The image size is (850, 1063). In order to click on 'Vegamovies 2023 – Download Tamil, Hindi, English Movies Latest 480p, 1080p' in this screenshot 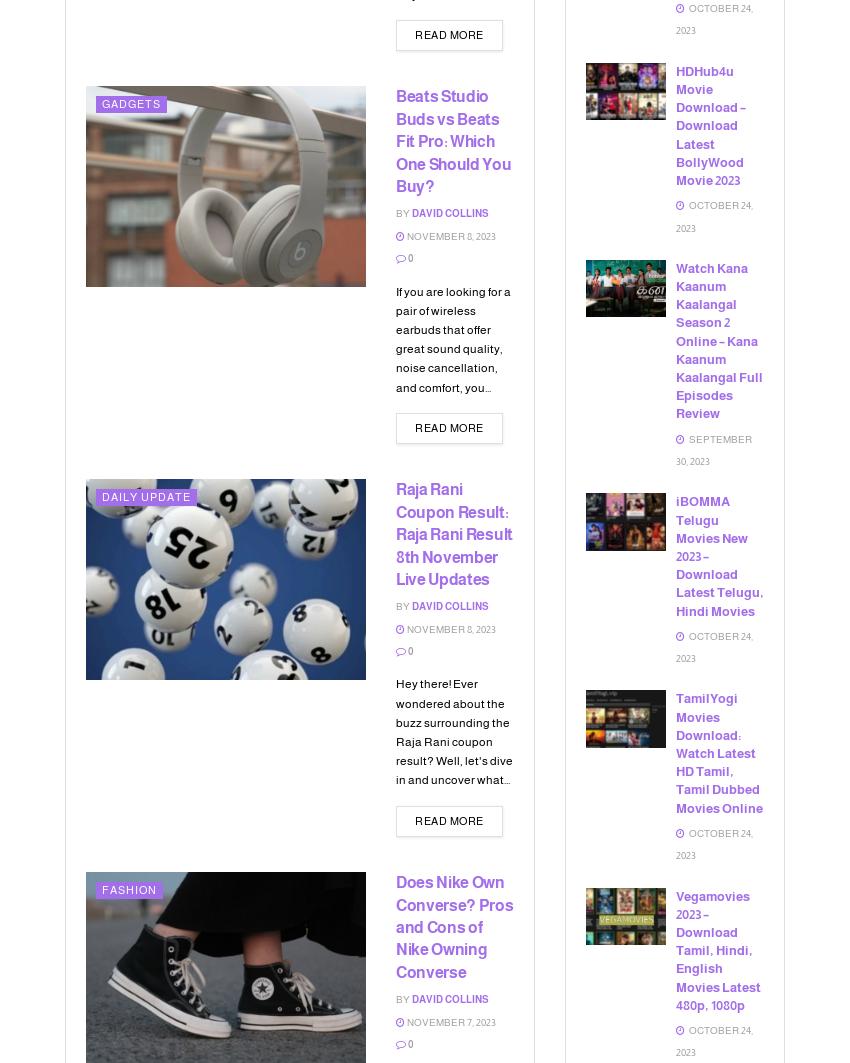, I will do `click(676, 949)`.